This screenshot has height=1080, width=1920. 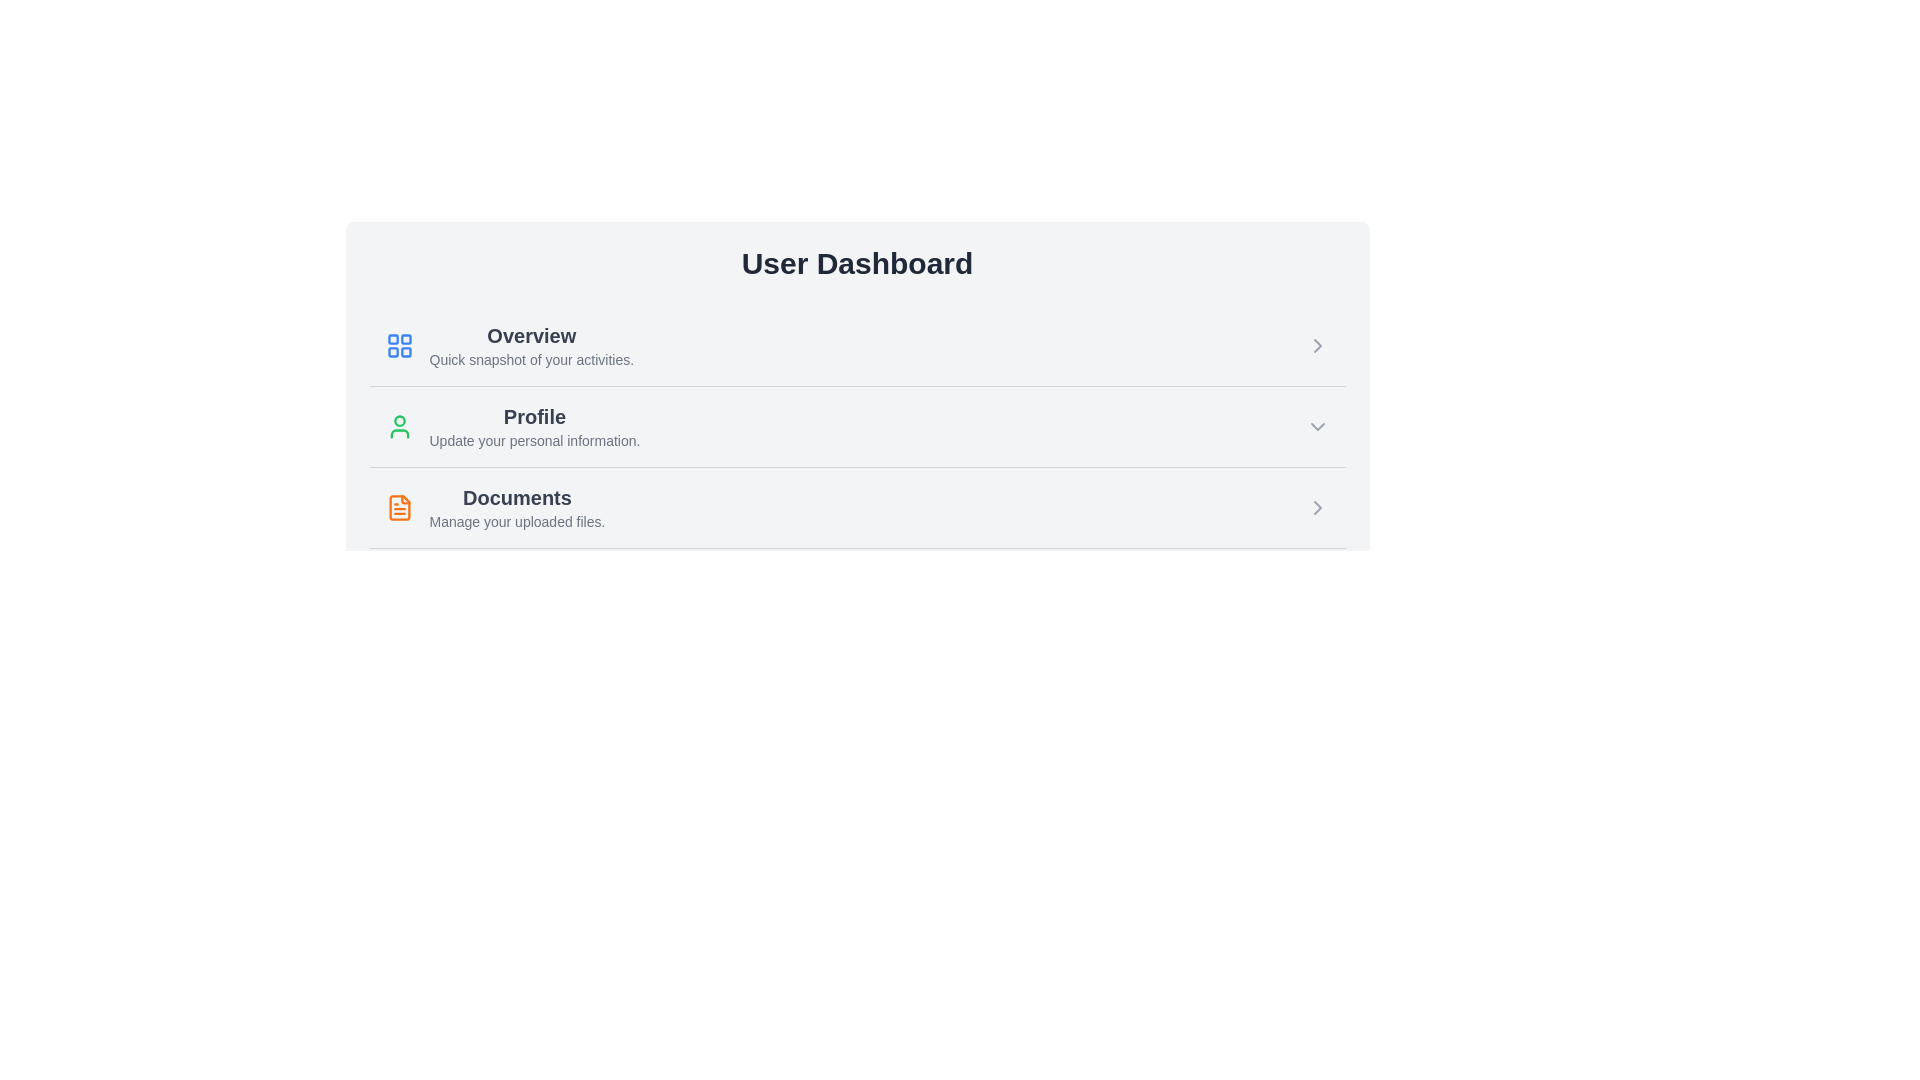 What do you see at coordinates (531, 345) in the screenshot?
I see `the first row of the dashboard containing the title 'Overview' and description 'Quick snapshot of your activities.'` at bounding box center [531, 345].